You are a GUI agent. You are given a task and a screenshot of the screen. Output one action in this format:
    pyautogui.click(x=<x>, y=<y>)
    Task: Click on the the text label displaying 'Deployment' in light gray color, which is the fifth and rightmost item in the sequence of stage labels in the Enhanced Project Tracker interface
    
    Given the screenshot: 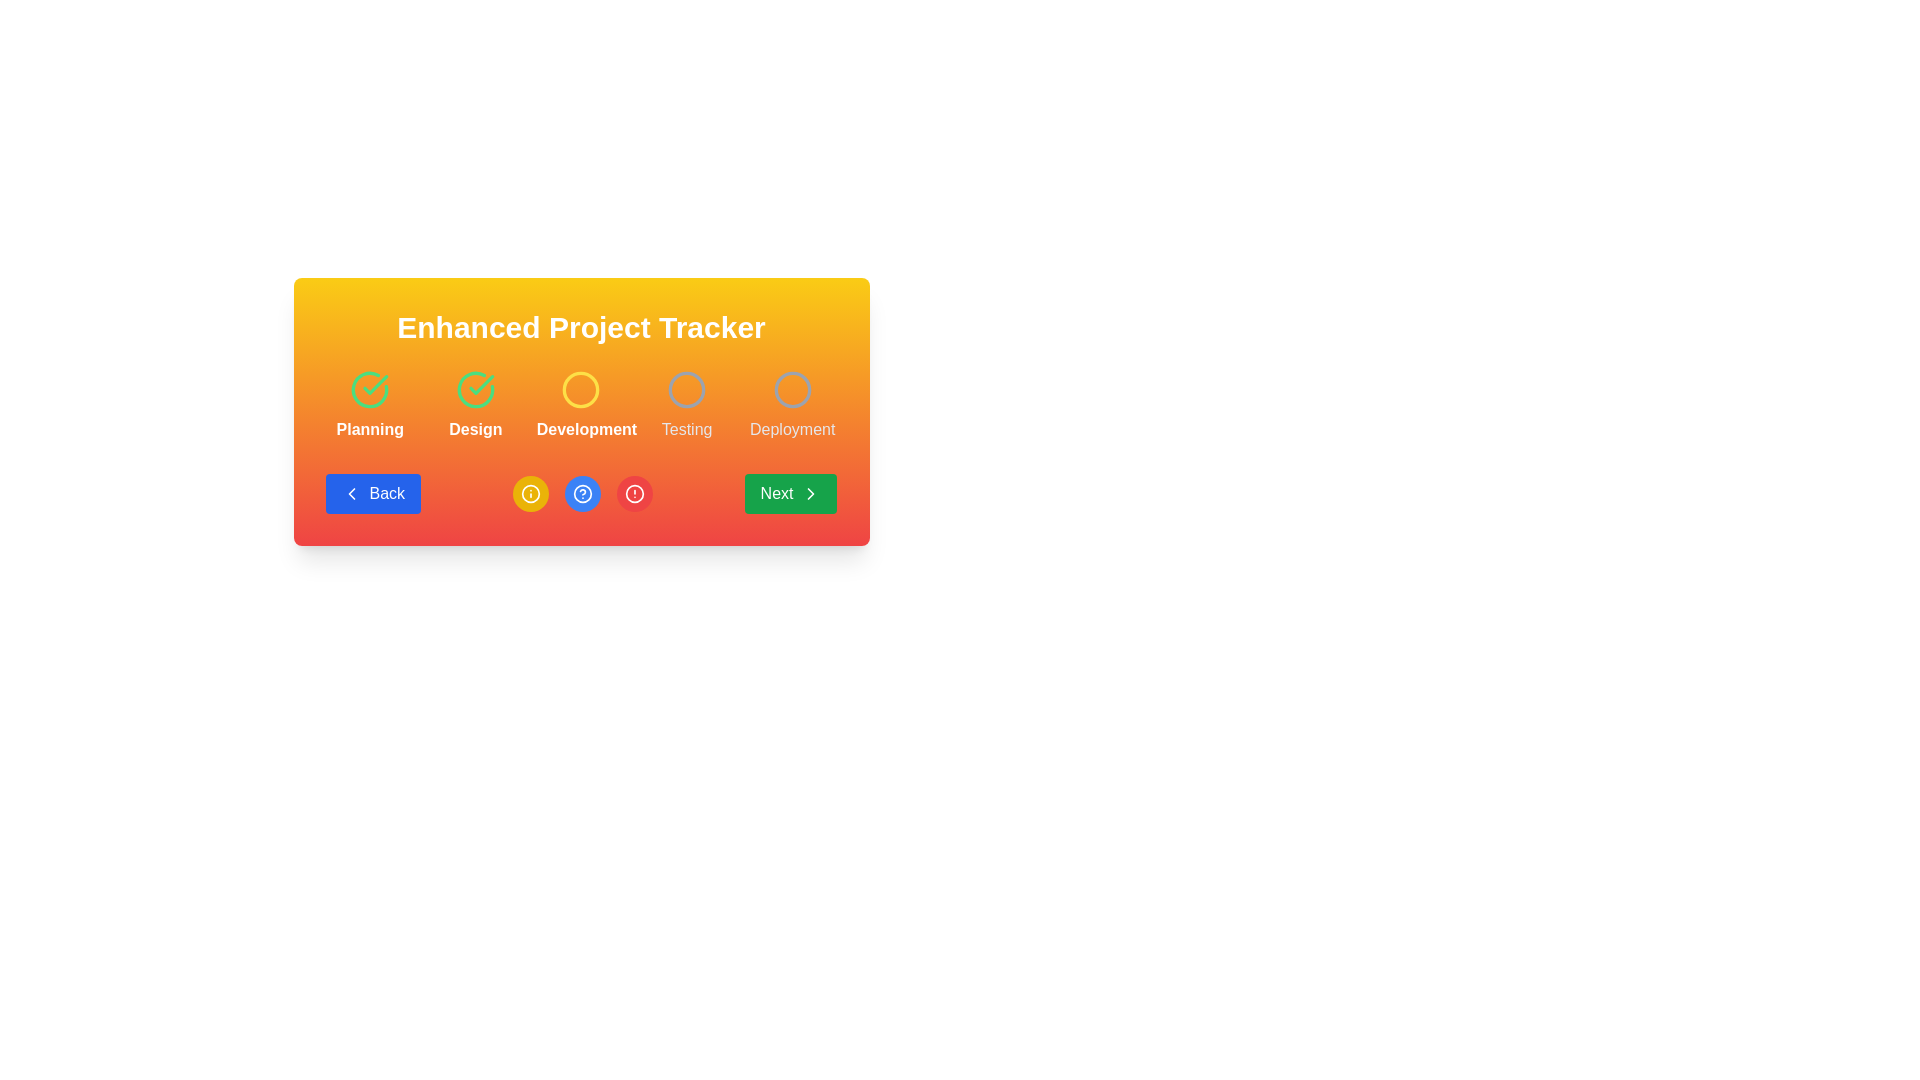 What is the action you would take?
    pyautogui.click(x=791, y=428)
    